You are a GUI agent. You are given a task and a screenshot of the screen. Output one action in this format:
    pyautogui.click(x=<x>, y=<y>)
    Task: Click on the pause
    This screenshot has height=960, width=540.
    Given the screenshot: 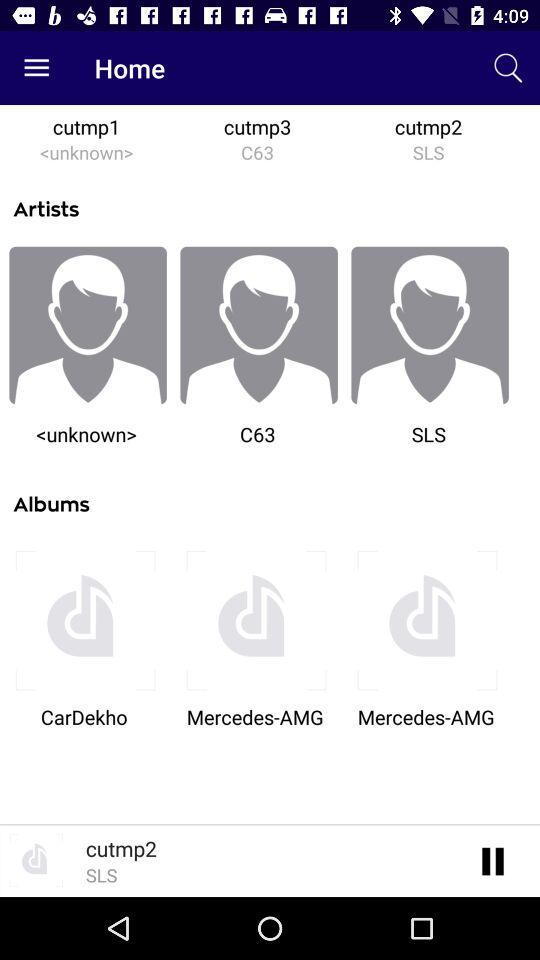 What is the action you would take?
    pyautogui.click(x=492, y=859)
    